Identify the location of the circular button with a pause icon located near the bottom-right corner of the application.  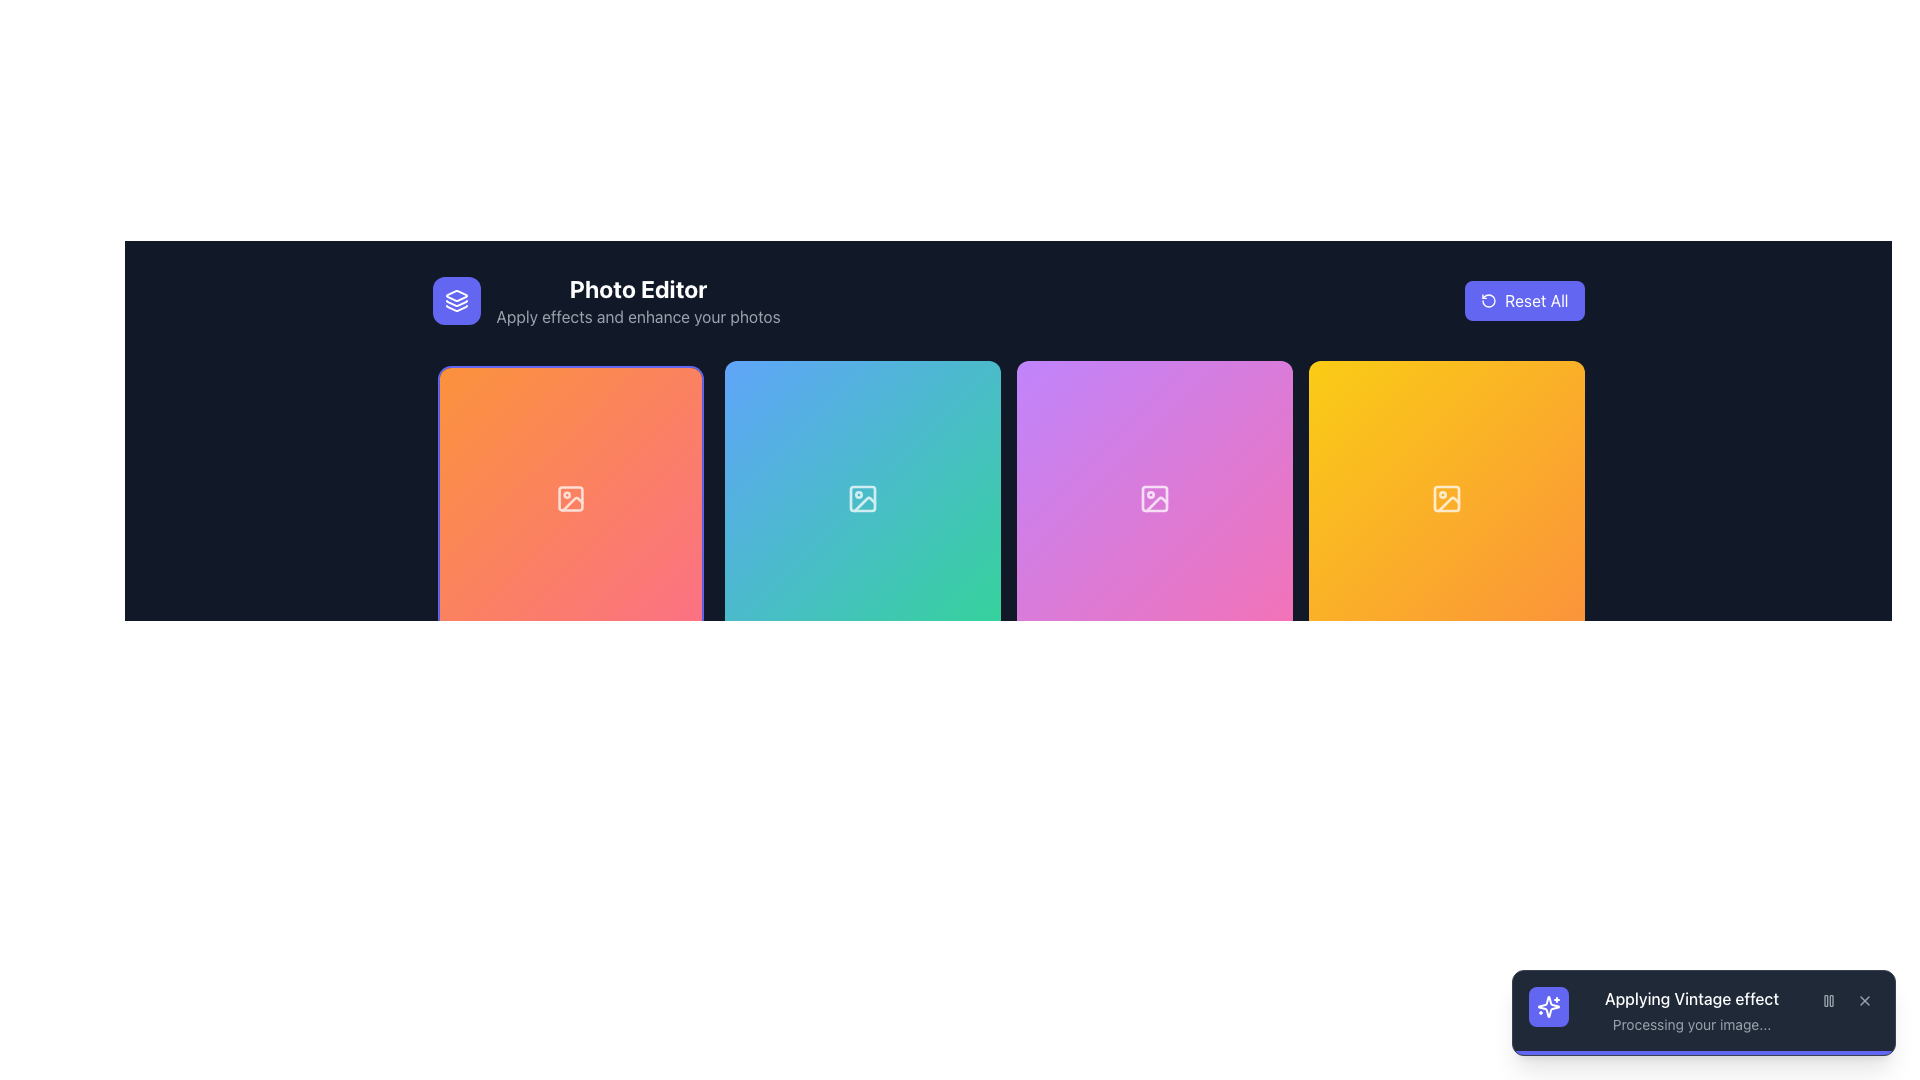
(1828, 1001).